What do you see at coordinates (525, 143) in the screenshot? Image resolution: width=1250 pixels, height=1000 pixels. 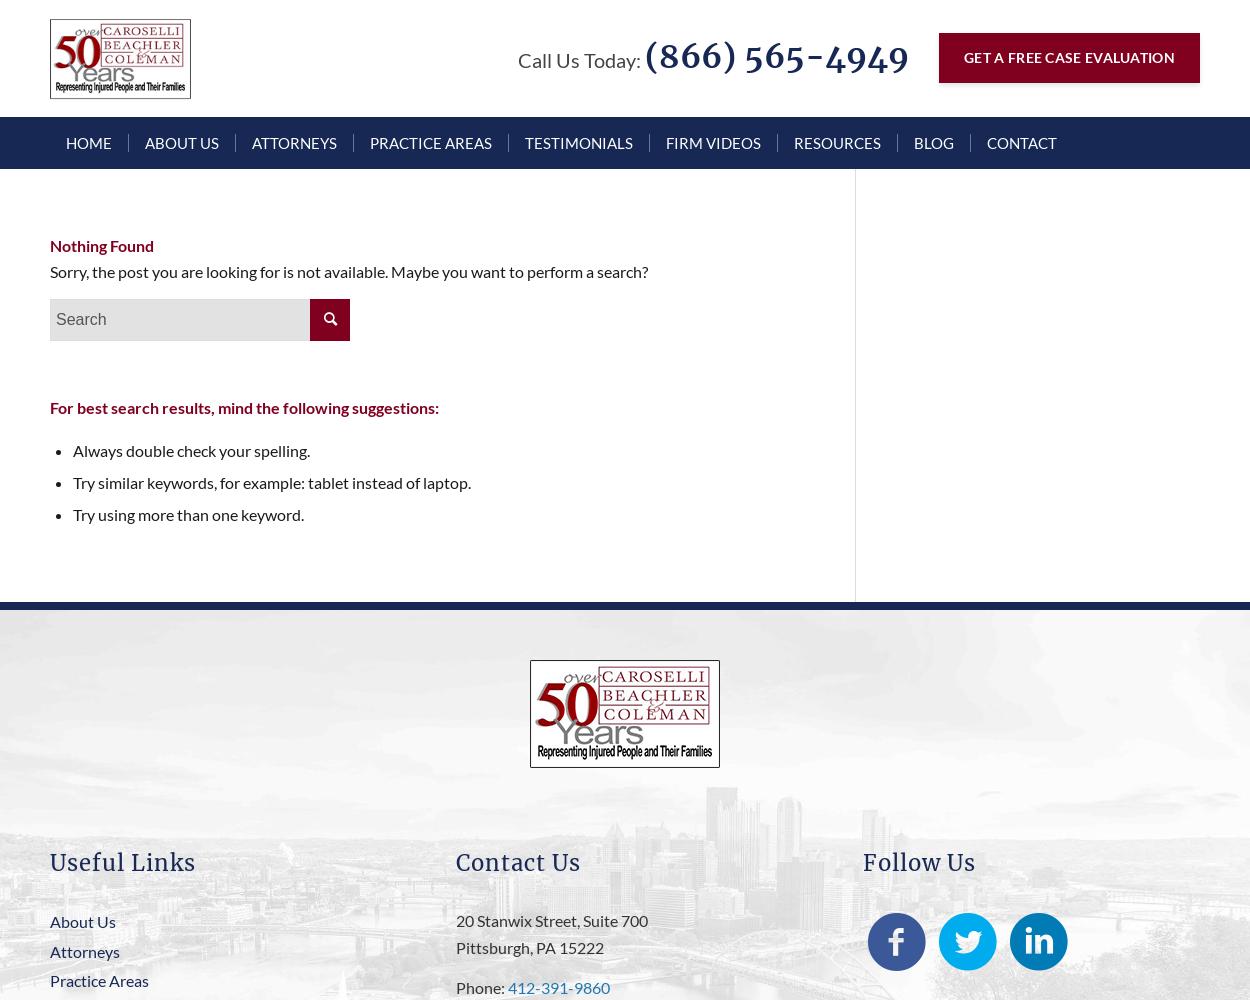 I see `'Testimonials'` at bounding box center [525, 143].